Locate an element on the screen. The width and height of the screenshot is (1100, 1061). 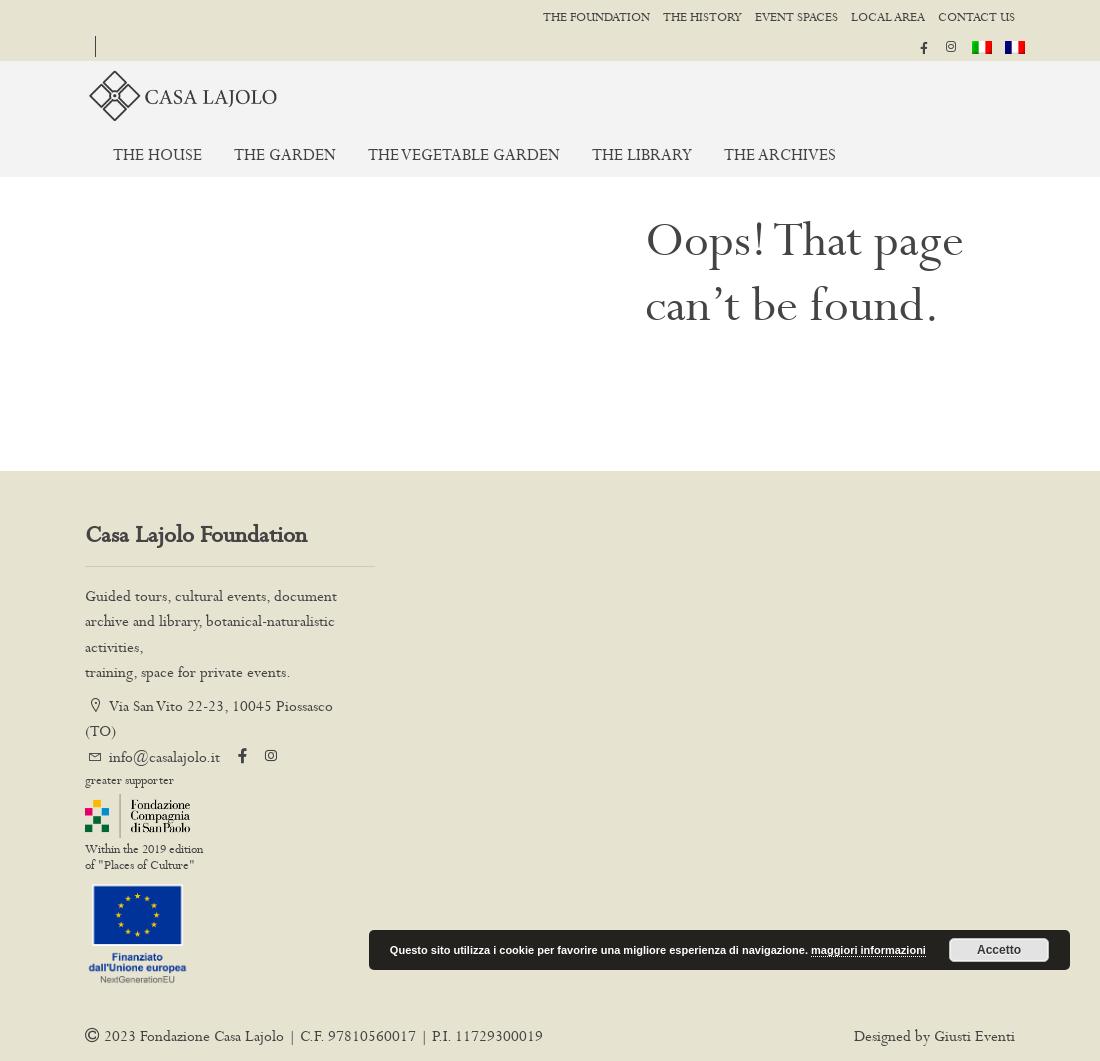
'Giusti Eventi' is located at coordinates (973, 1034).